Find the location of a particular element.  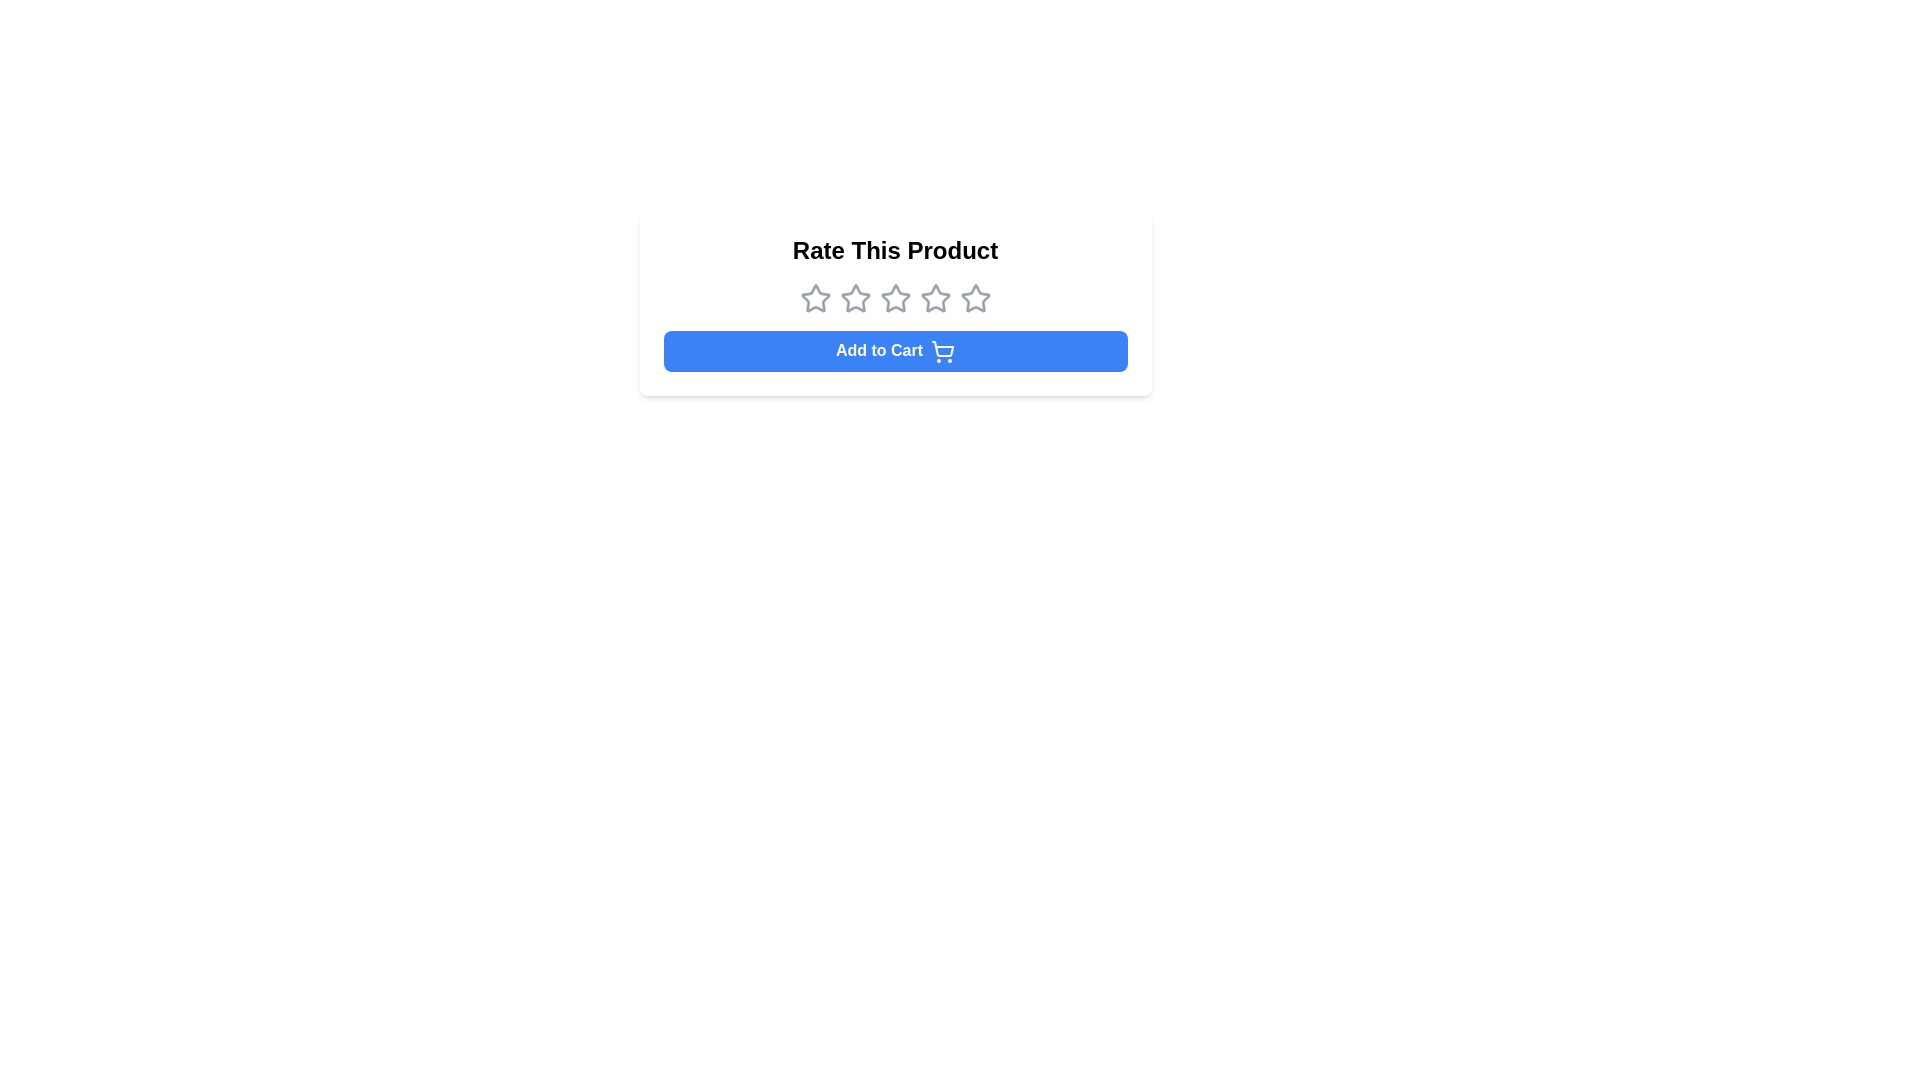

the one-star rating icon located below the 'Rate This Product' text and above the blue 'Add to Cart' button is located at coordinates (815, 299).